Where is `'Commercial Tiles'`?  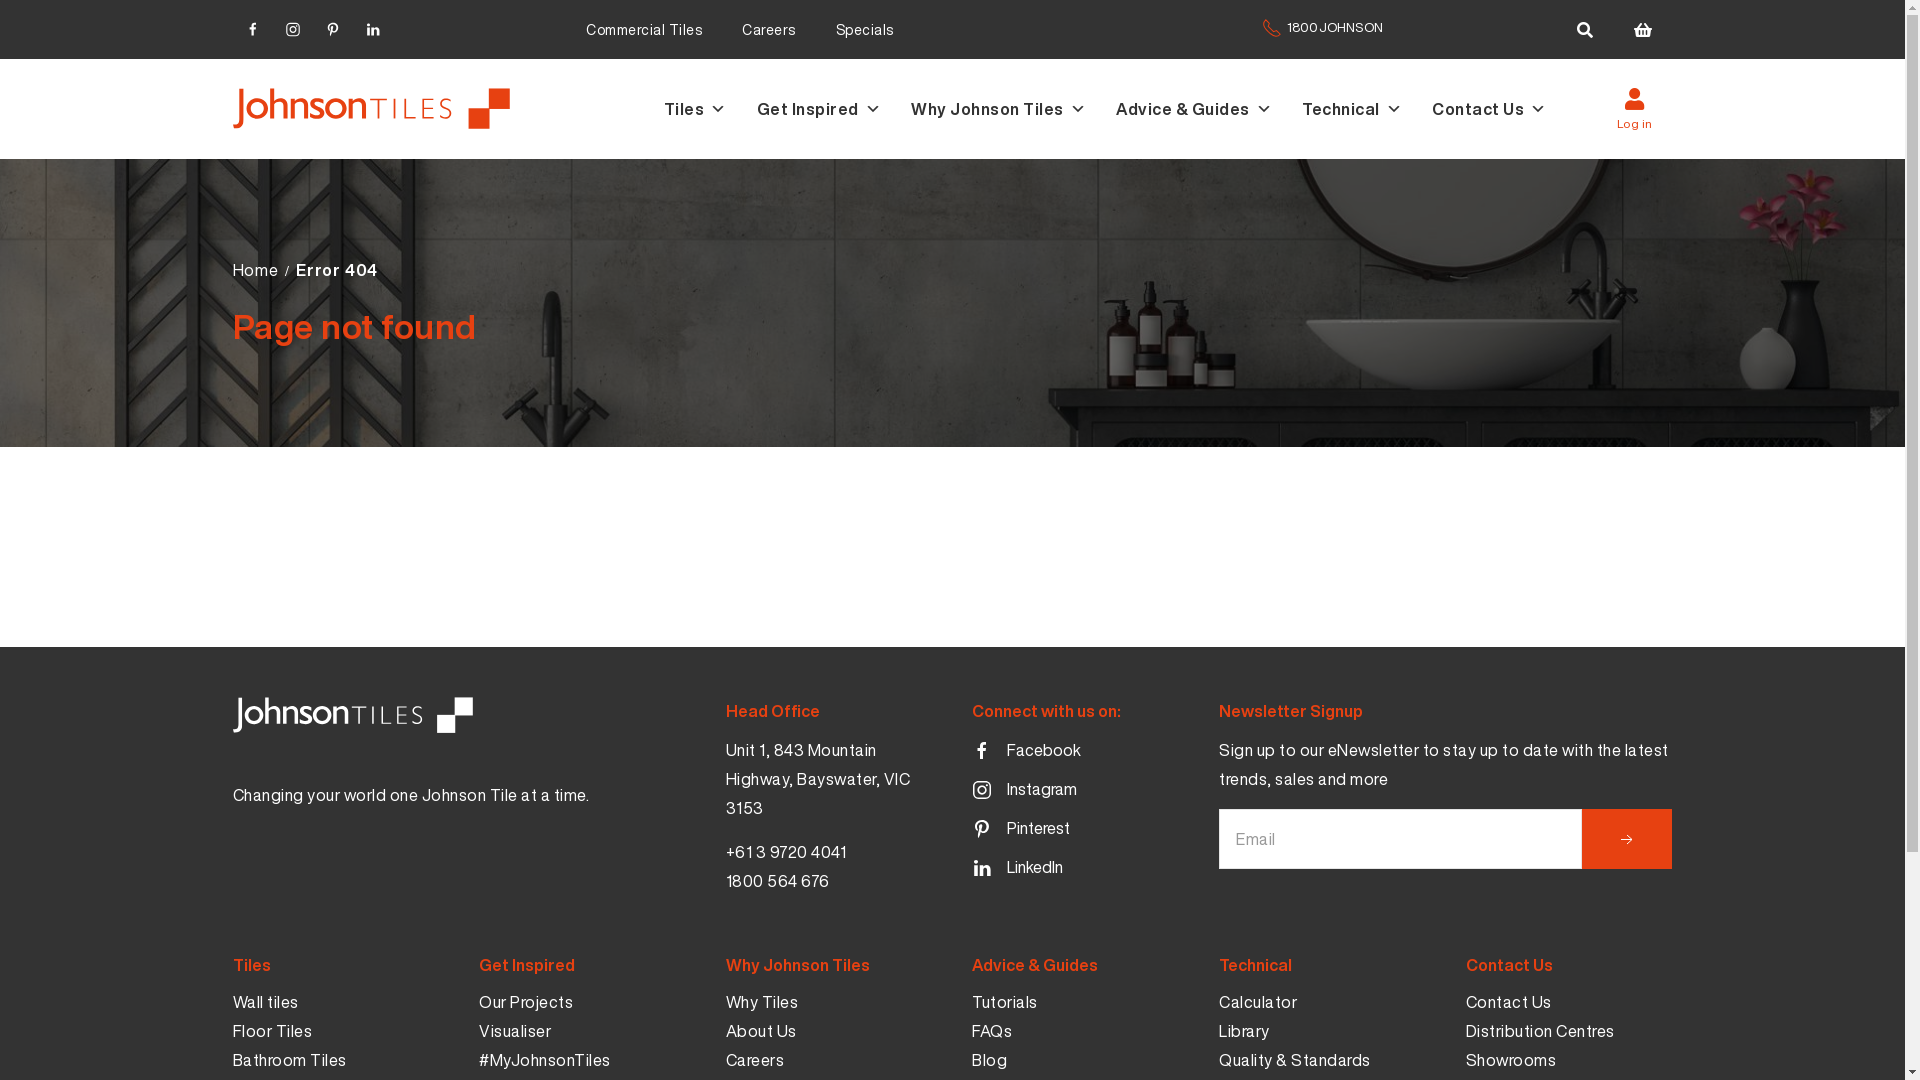
'Commercial Tiles' is located at coordinates (643, 29).